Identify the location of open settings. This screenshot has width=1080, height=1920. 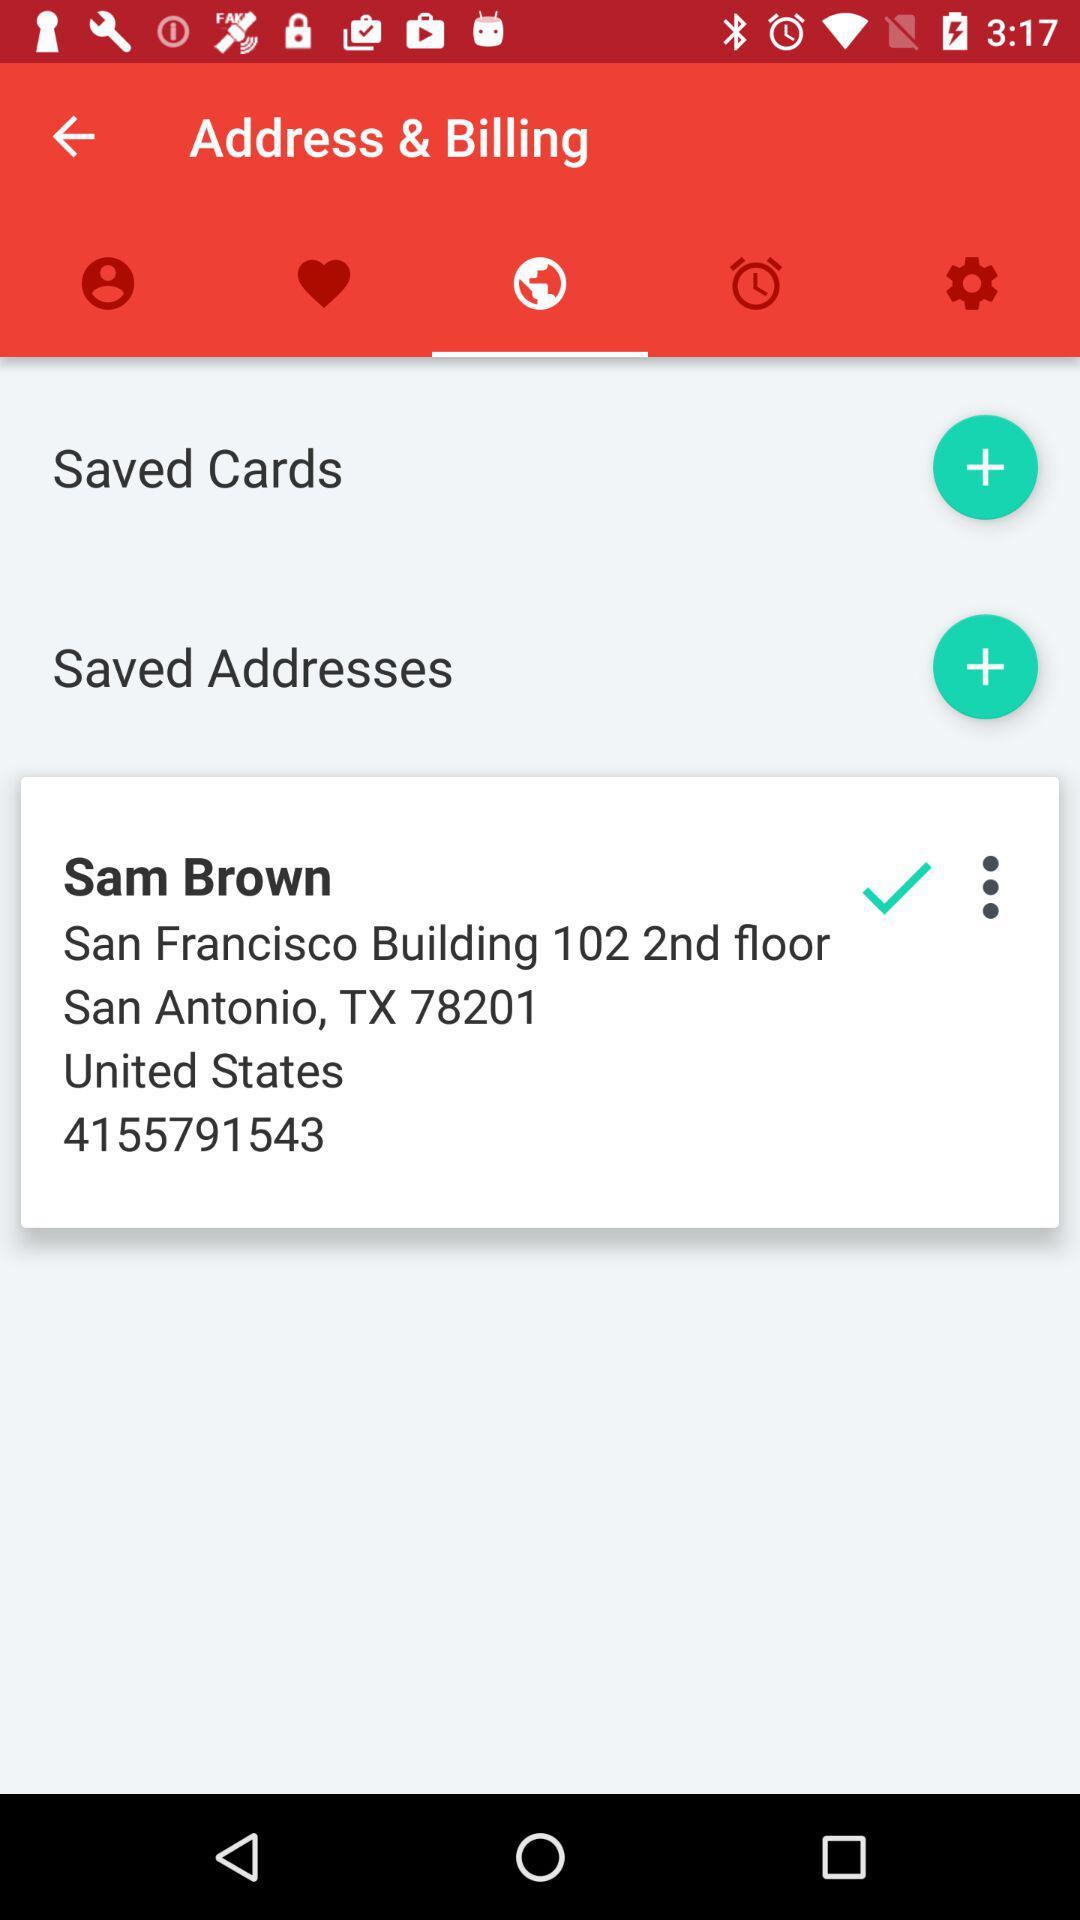
(990, 886).